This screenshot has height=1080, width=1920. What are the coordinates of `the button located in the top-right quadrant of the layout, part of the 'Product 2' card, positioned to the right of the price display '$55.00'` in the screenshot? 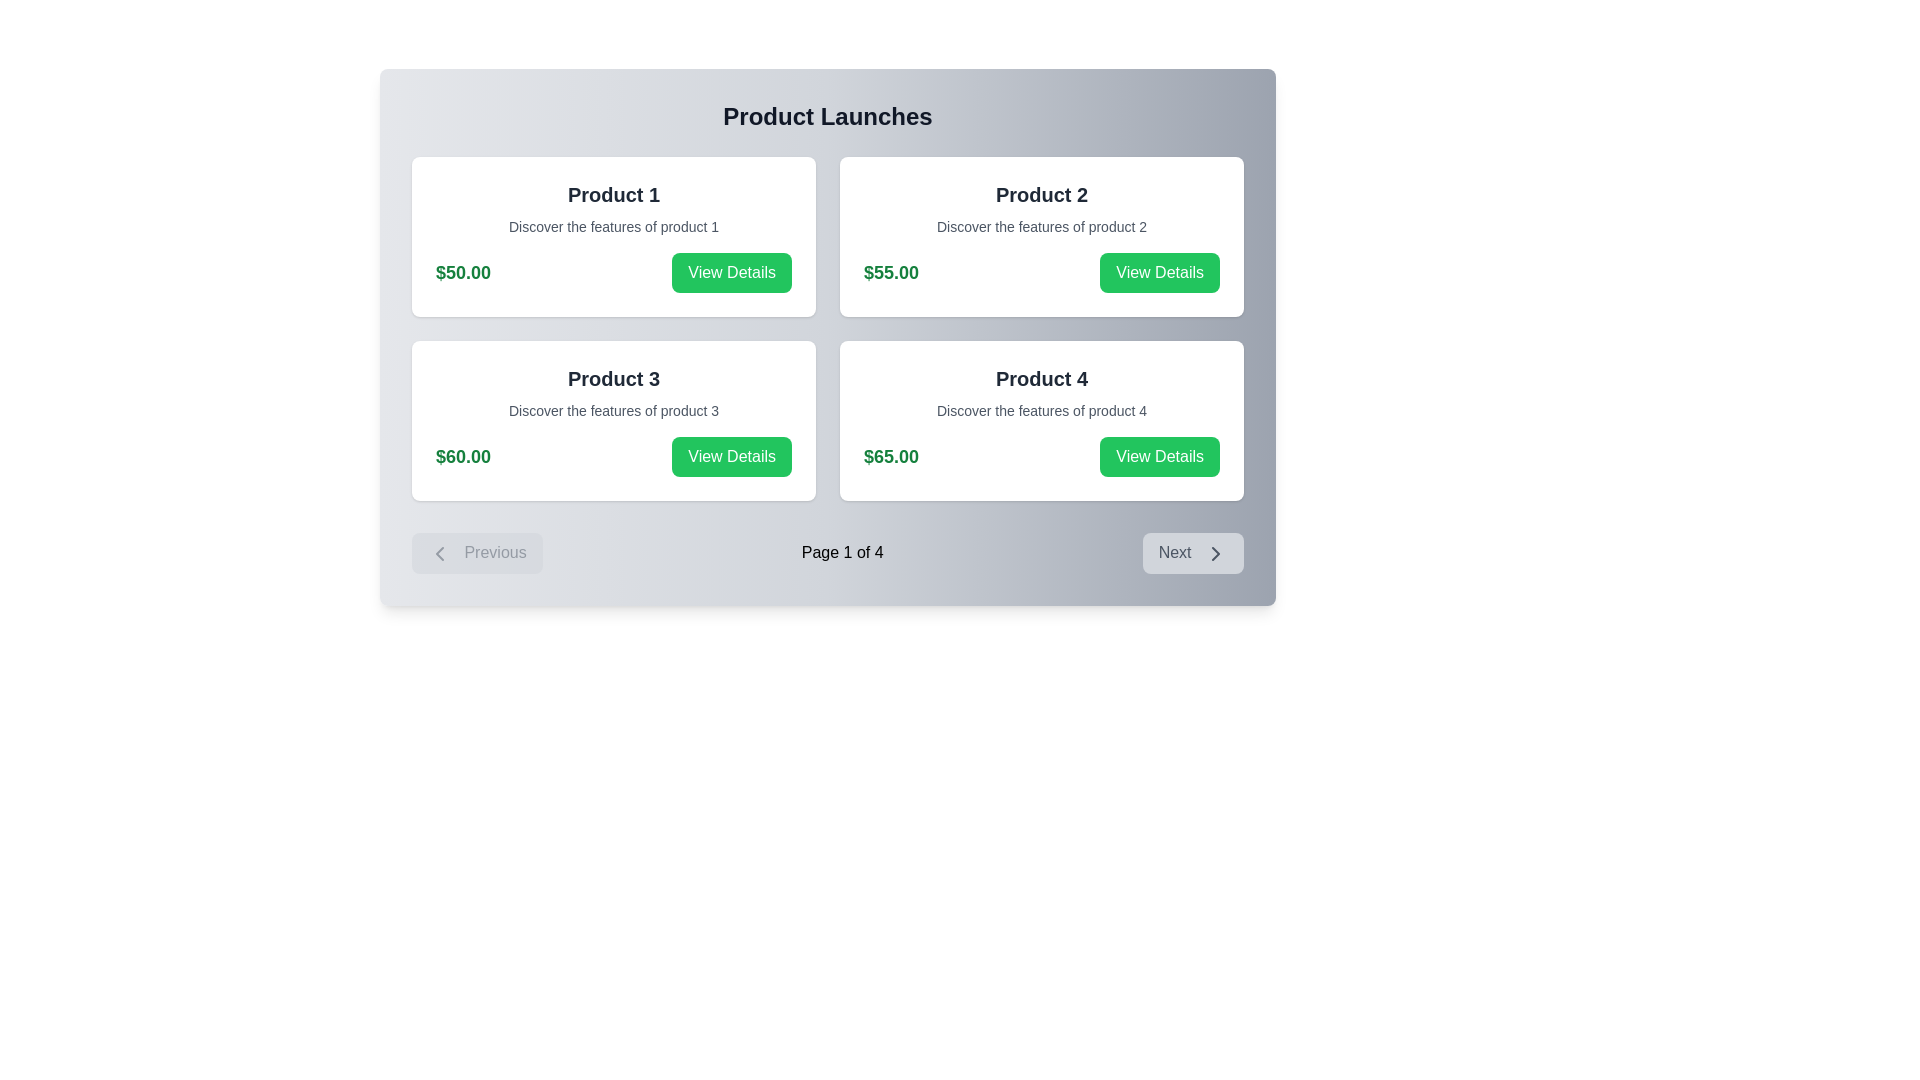 It's located at (1160, 273).